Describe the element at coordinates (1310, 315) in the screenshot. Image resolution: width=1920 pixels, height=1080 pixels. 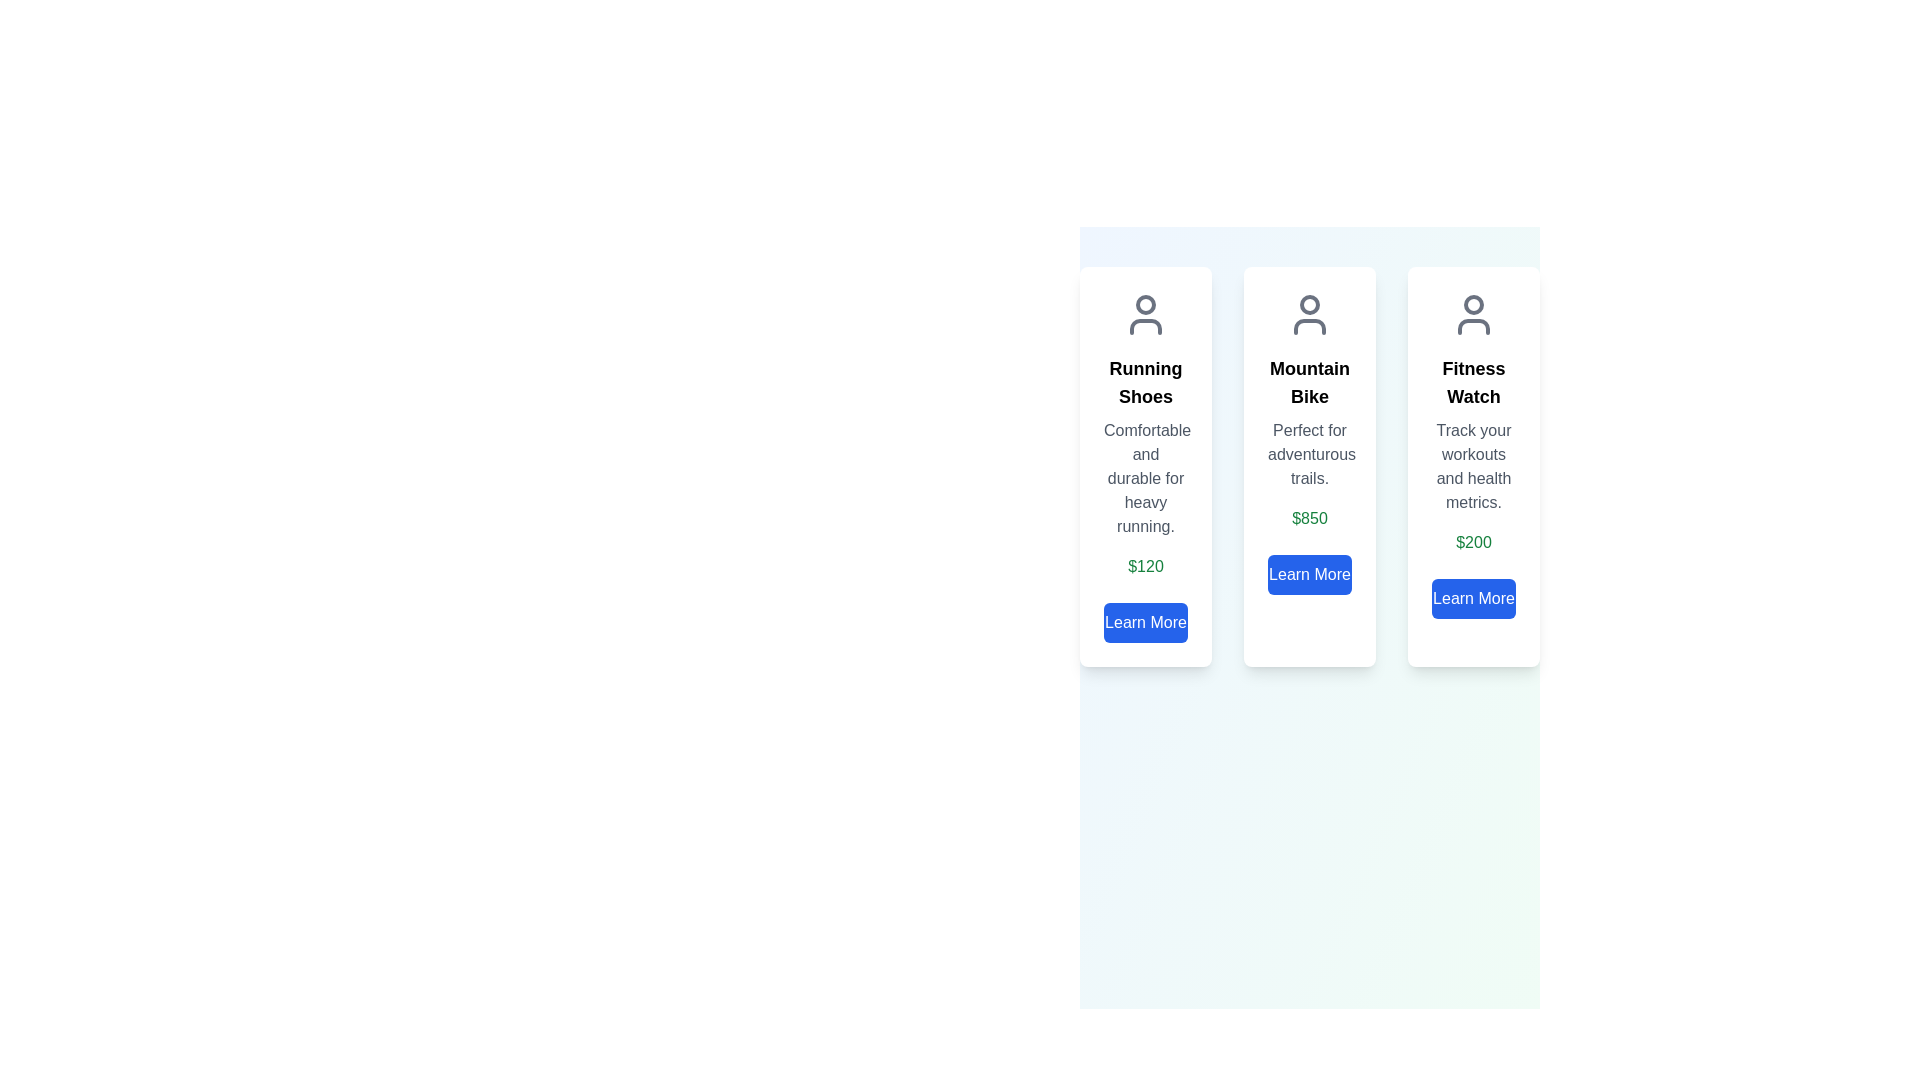
I see `the icon located at the top of the 'Mountain Bike' card, which symbolizes an individual or user-related concept` at that location.